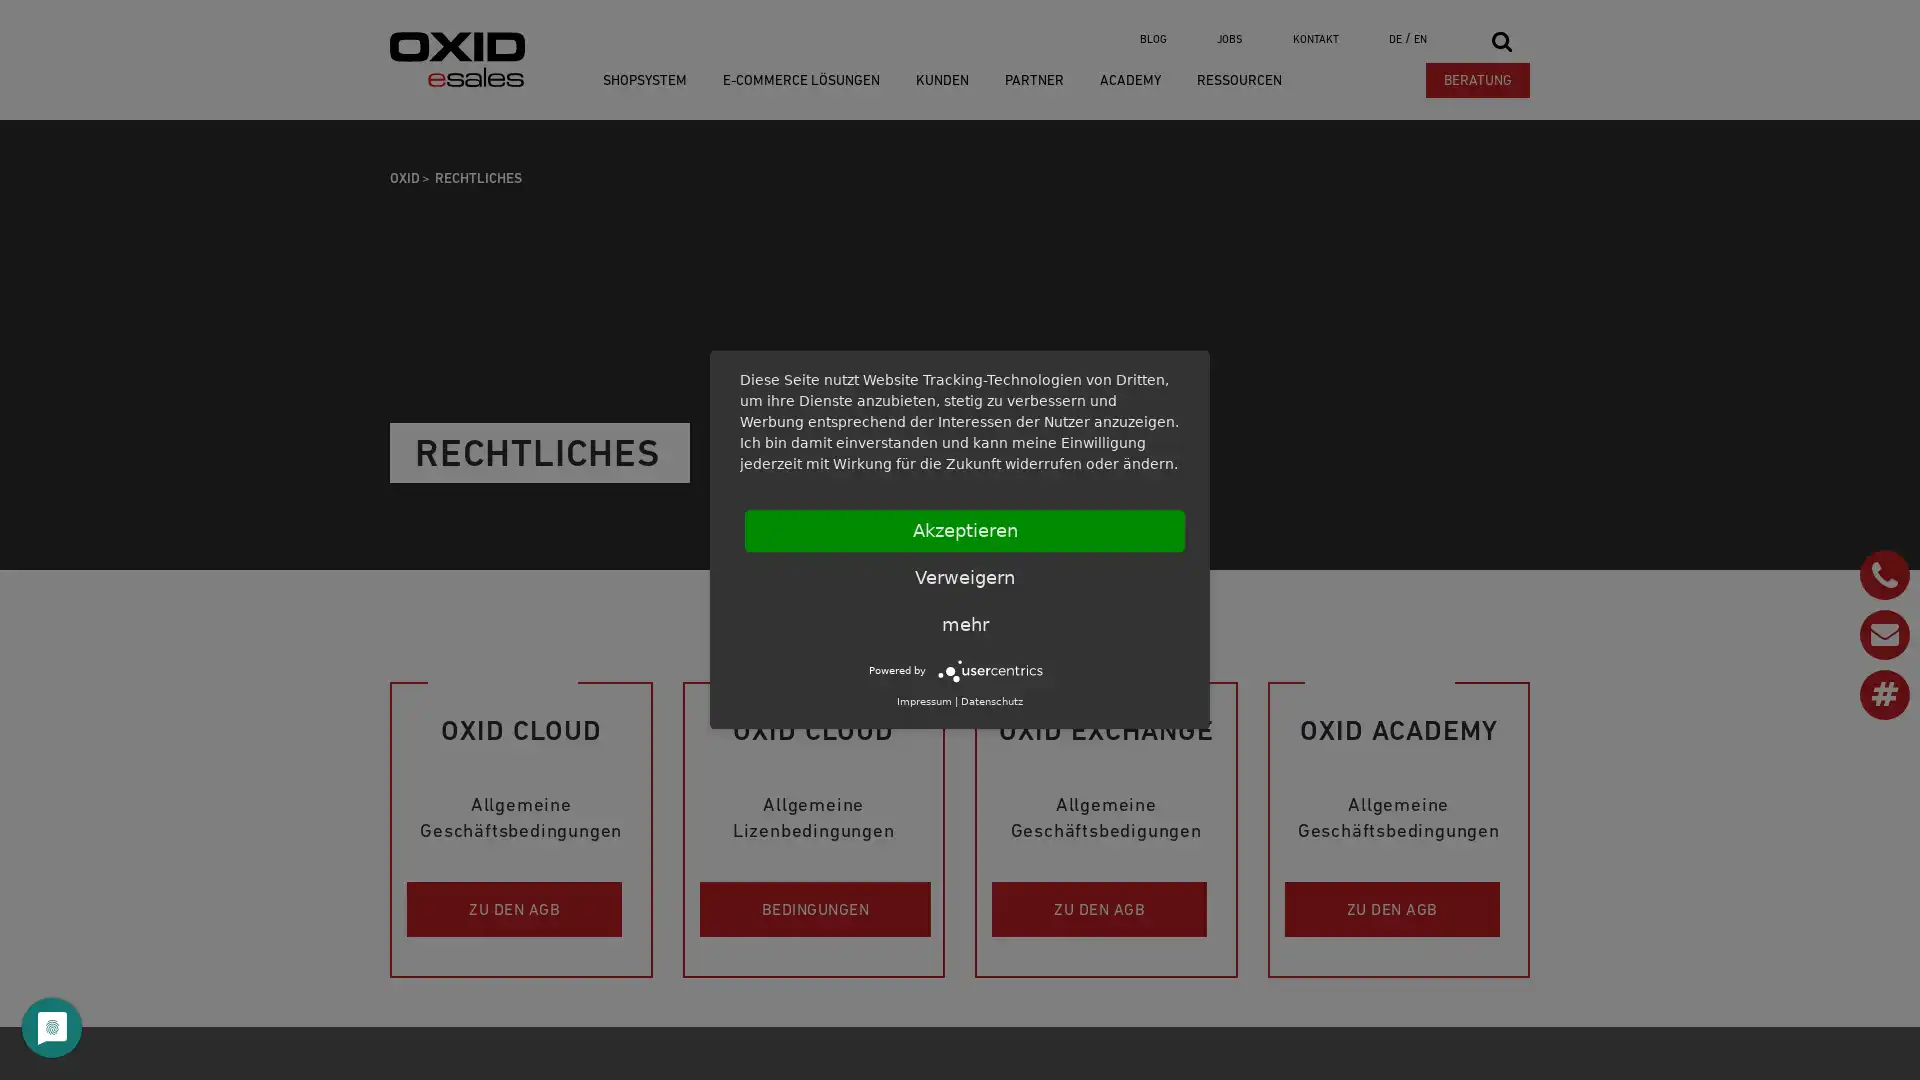 Image resolution: width=1920 pixels, height=1080 pixels. What do you see at coordinates (964, 623) in the screenshot?
I see `mehr` at bounding box center [964, 623].